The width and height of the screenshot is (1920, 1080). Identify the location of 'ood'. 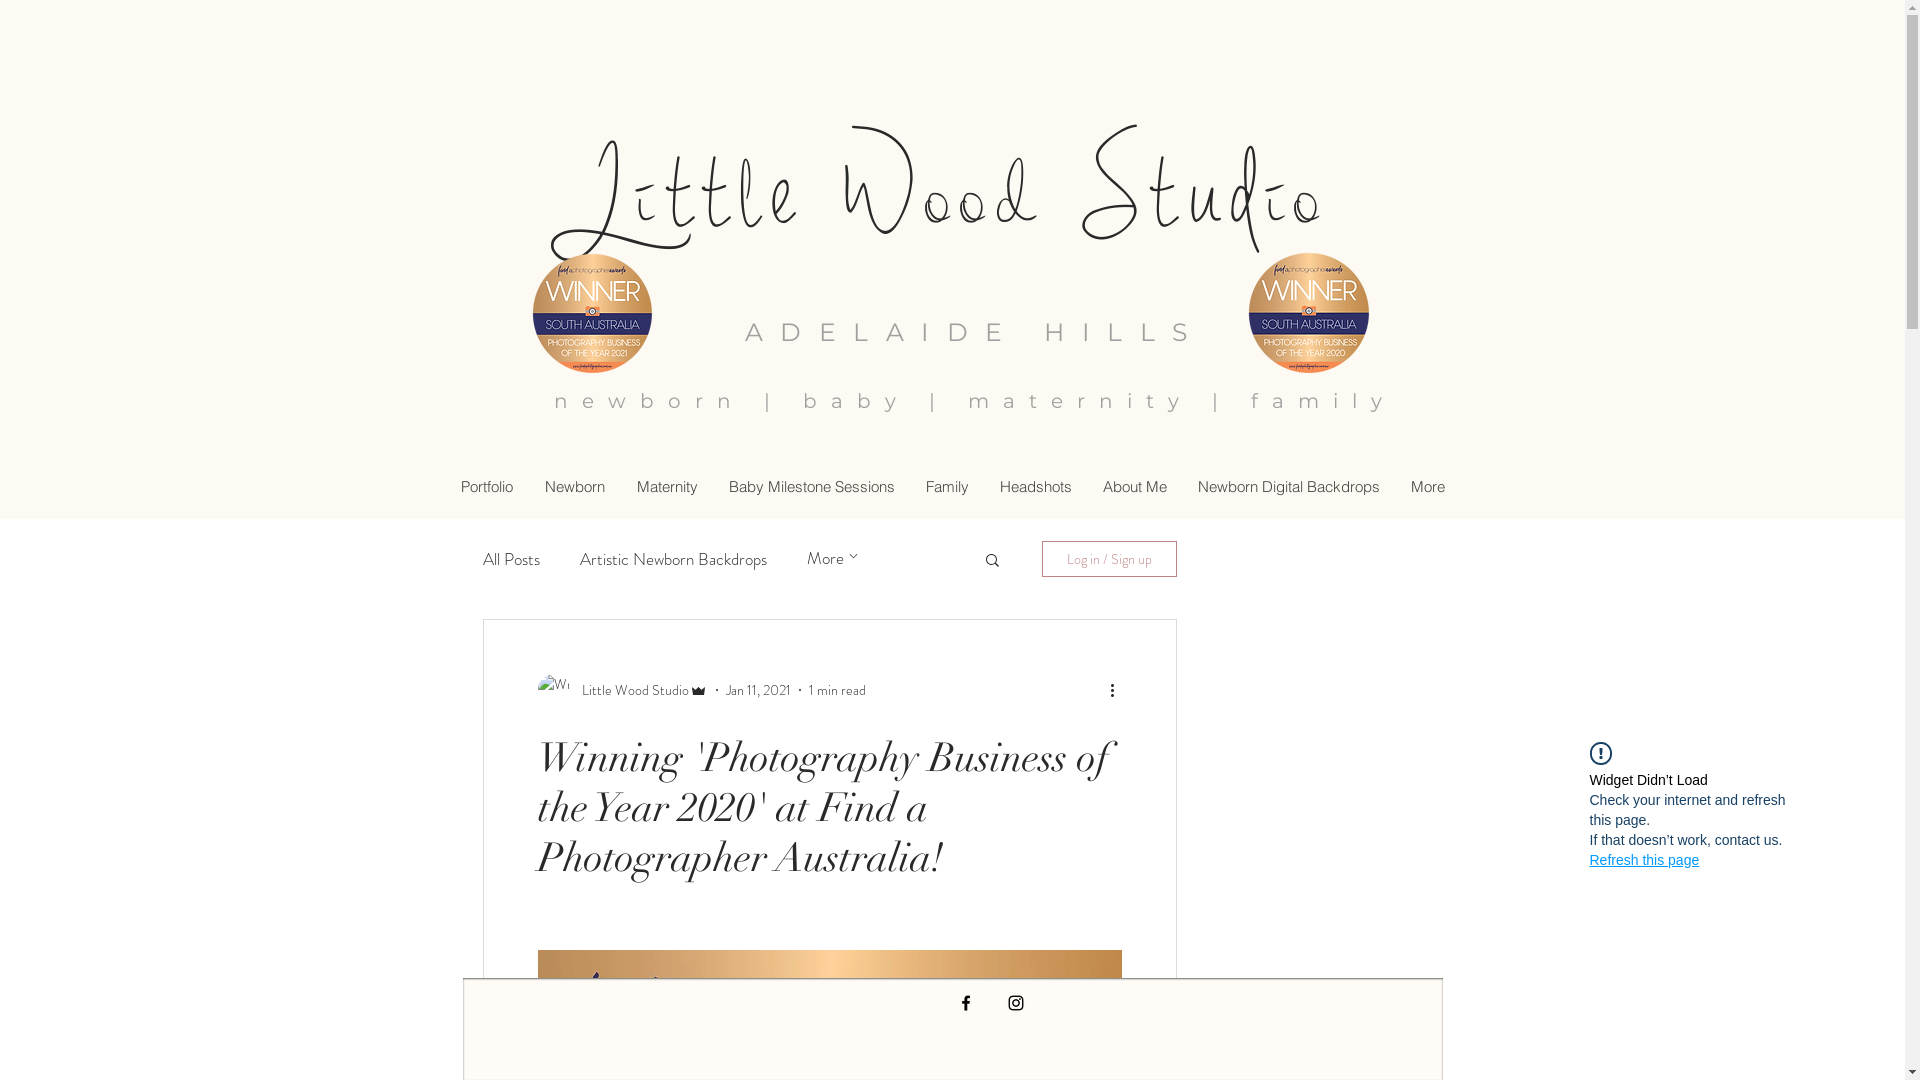
(985, 195).